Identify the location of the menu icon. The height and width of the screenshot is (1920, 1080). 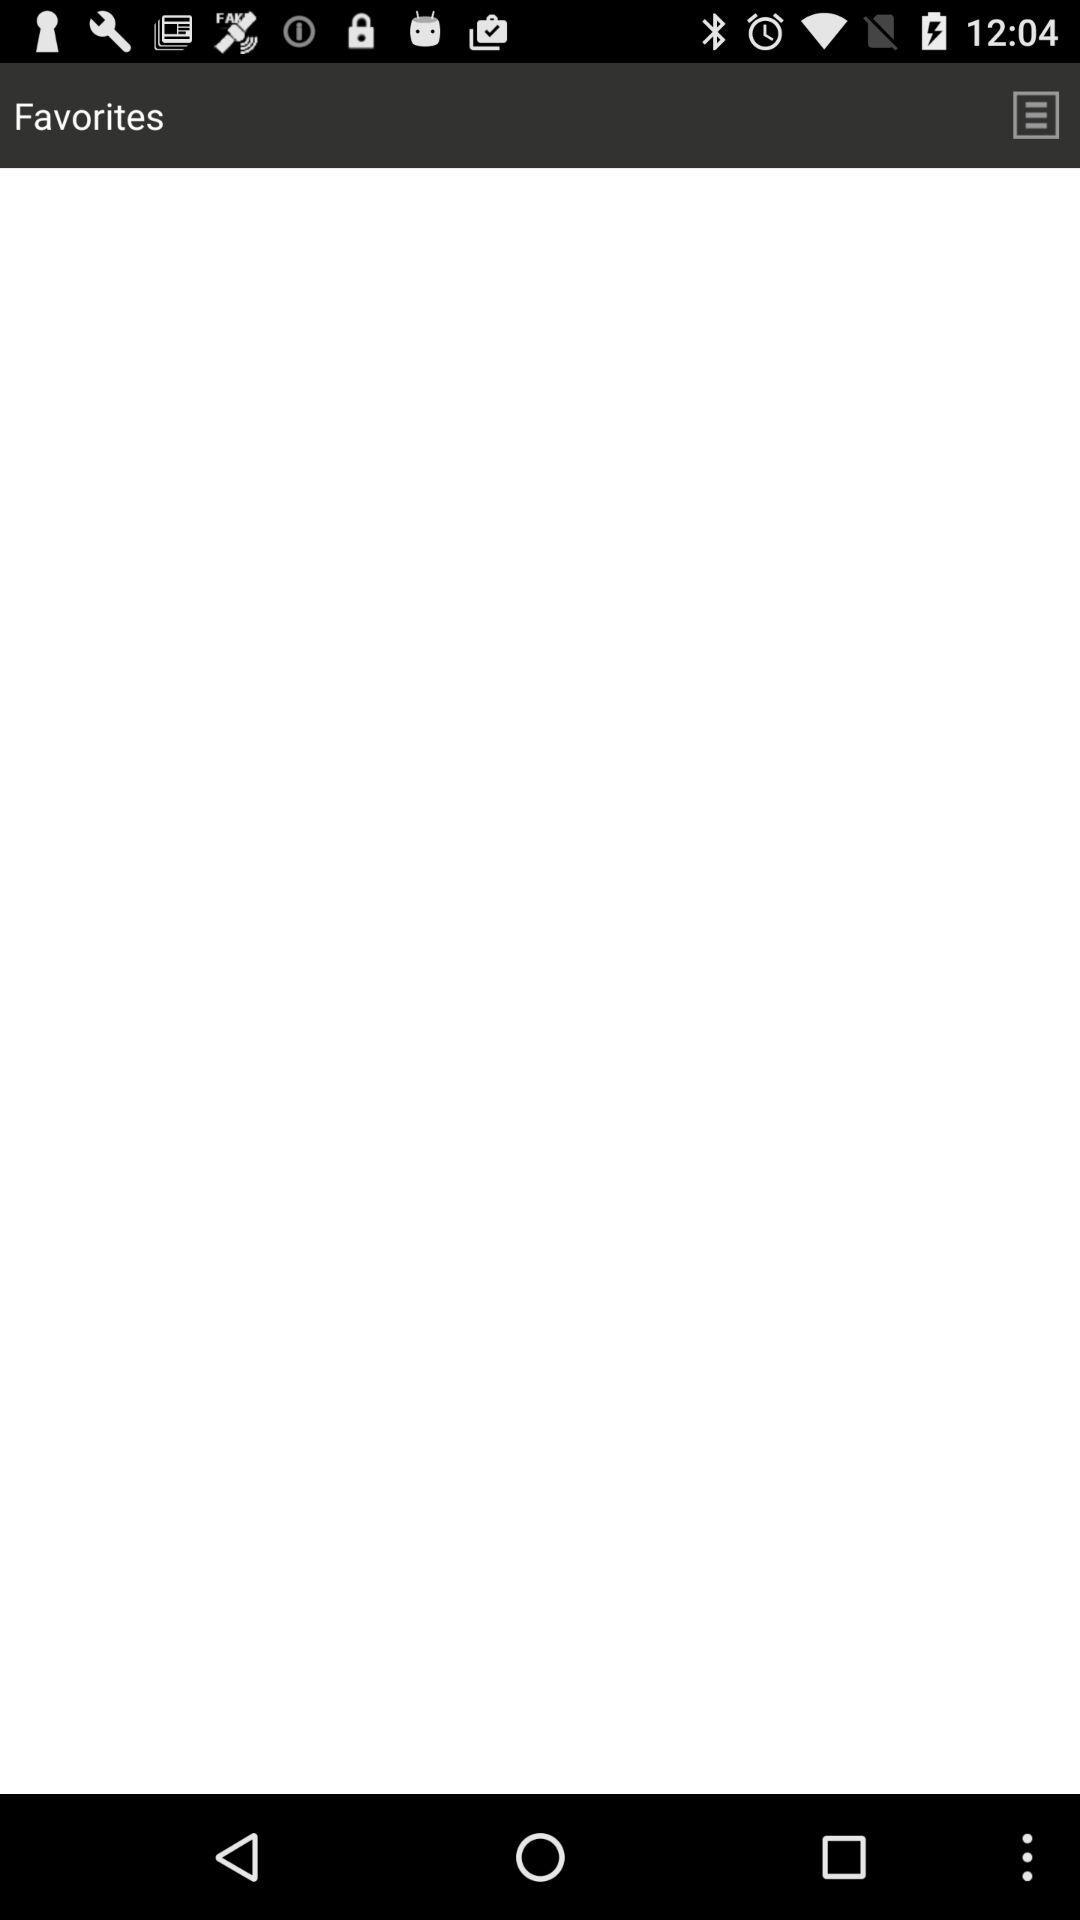
(1035, 122).